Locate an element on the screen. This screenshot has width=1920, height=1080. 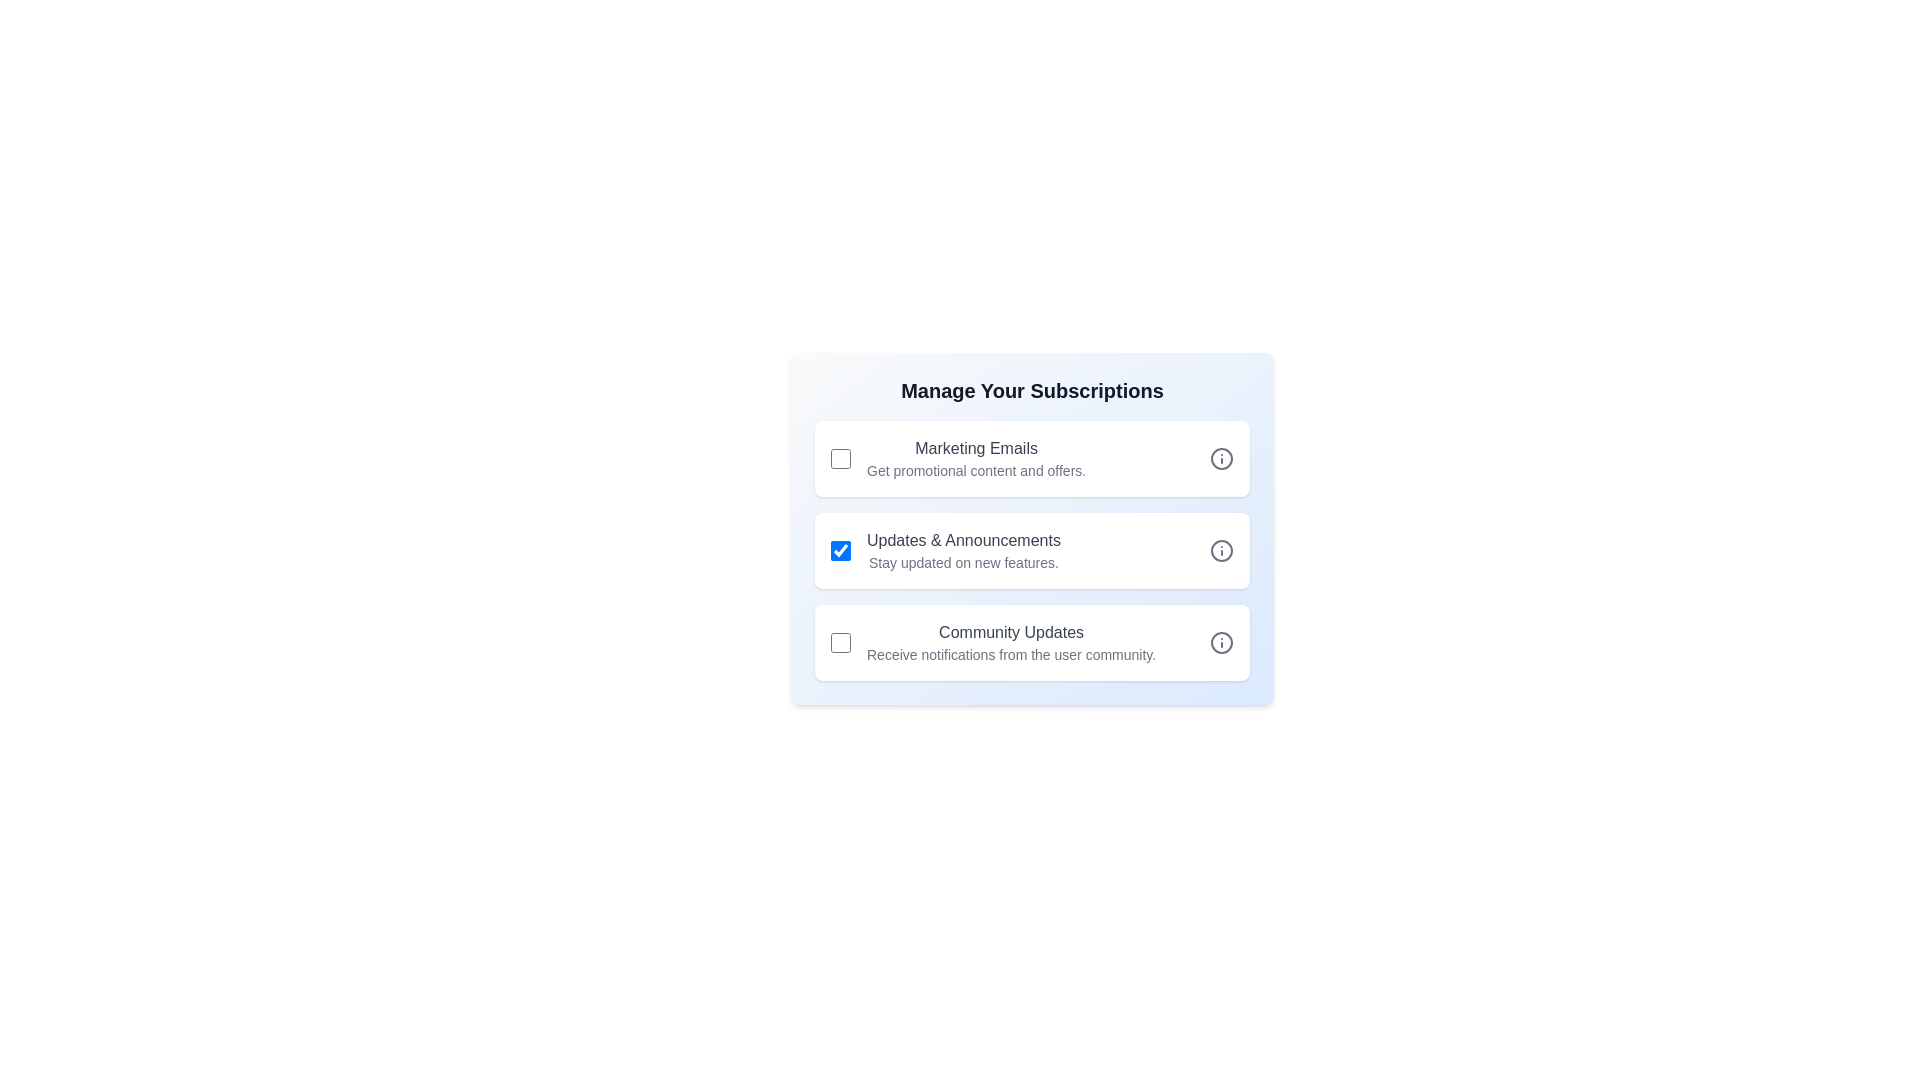
the checkbox for 'Marketing Emails' to toggle its state is located at coordinates (840, 459).